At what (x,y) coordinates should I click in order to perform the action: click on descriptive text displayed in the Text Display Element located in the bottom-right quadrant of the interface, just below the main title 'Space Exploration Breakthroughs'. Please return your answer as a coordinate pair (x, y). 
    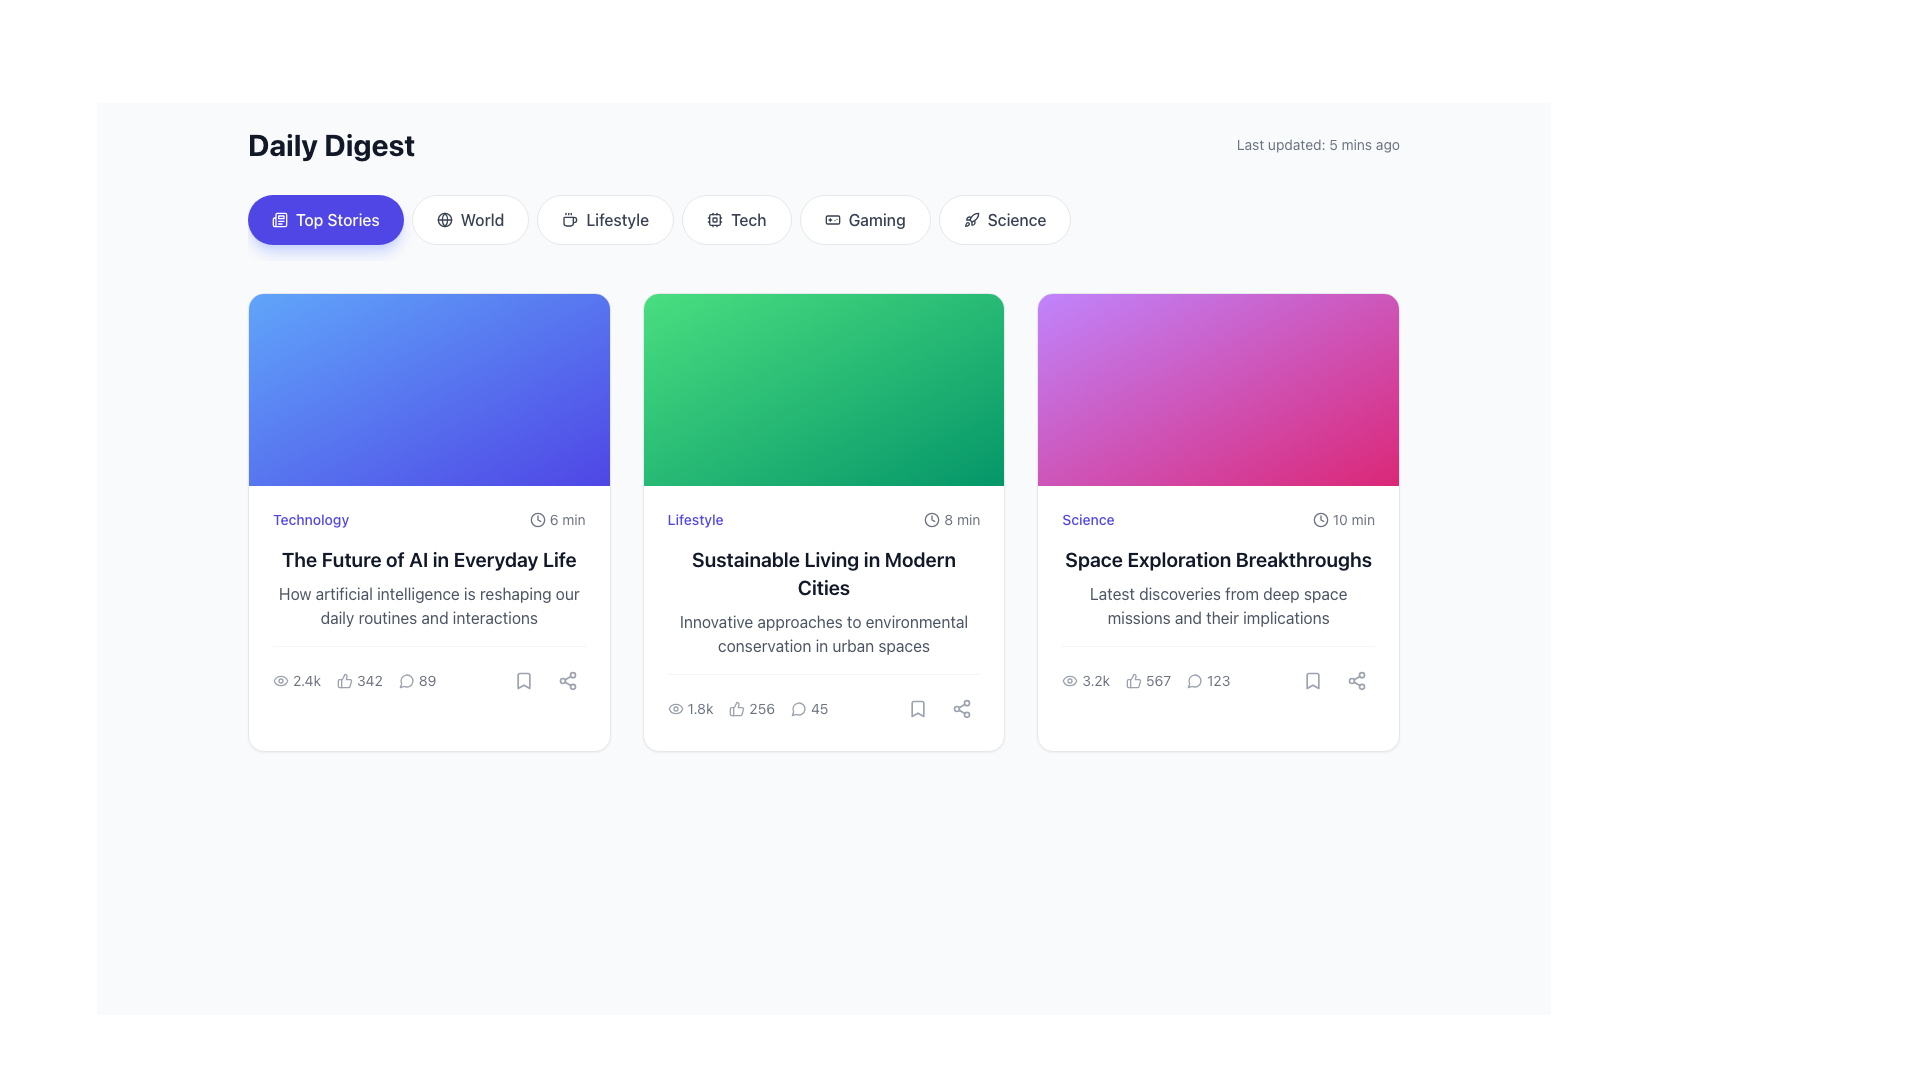
    Looking at the image, I should click on (1217, 604).